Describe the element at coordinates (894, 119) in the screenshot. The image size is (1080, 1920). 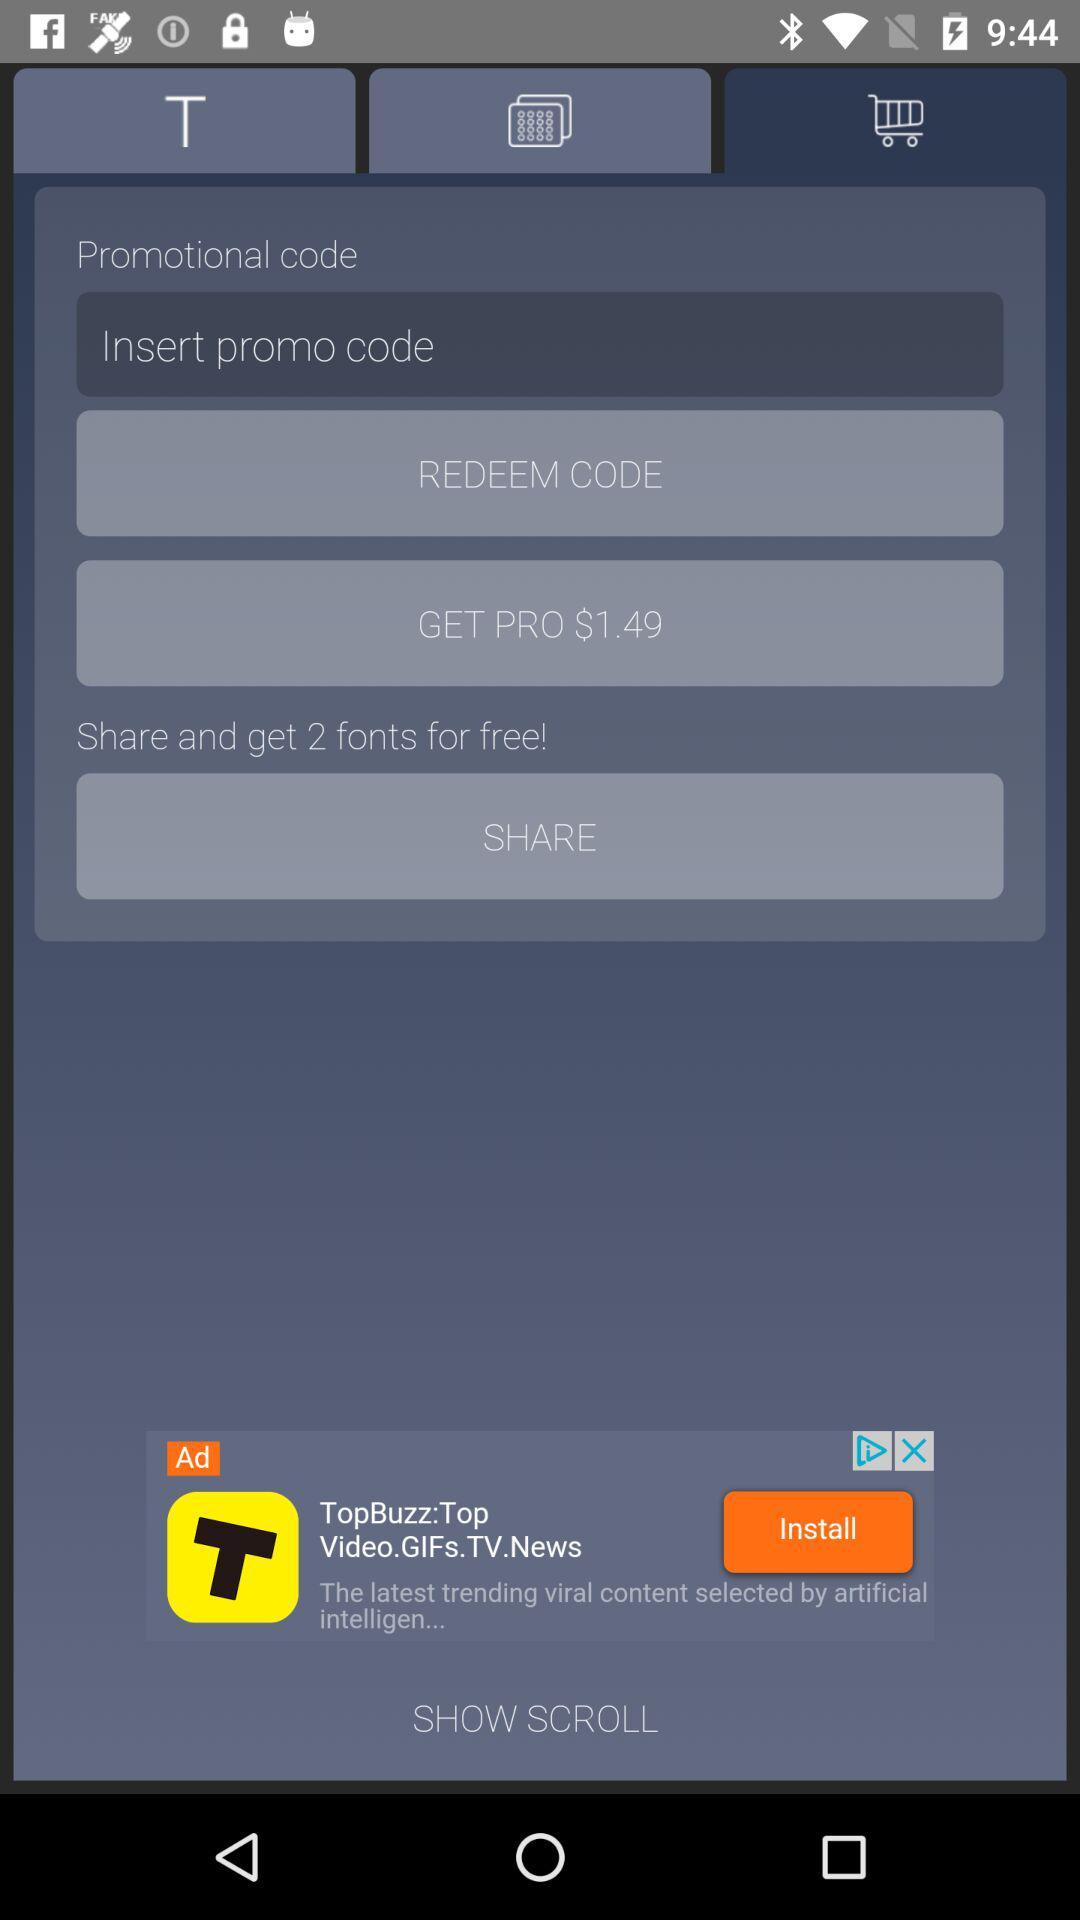
I see `your cart` at that location.